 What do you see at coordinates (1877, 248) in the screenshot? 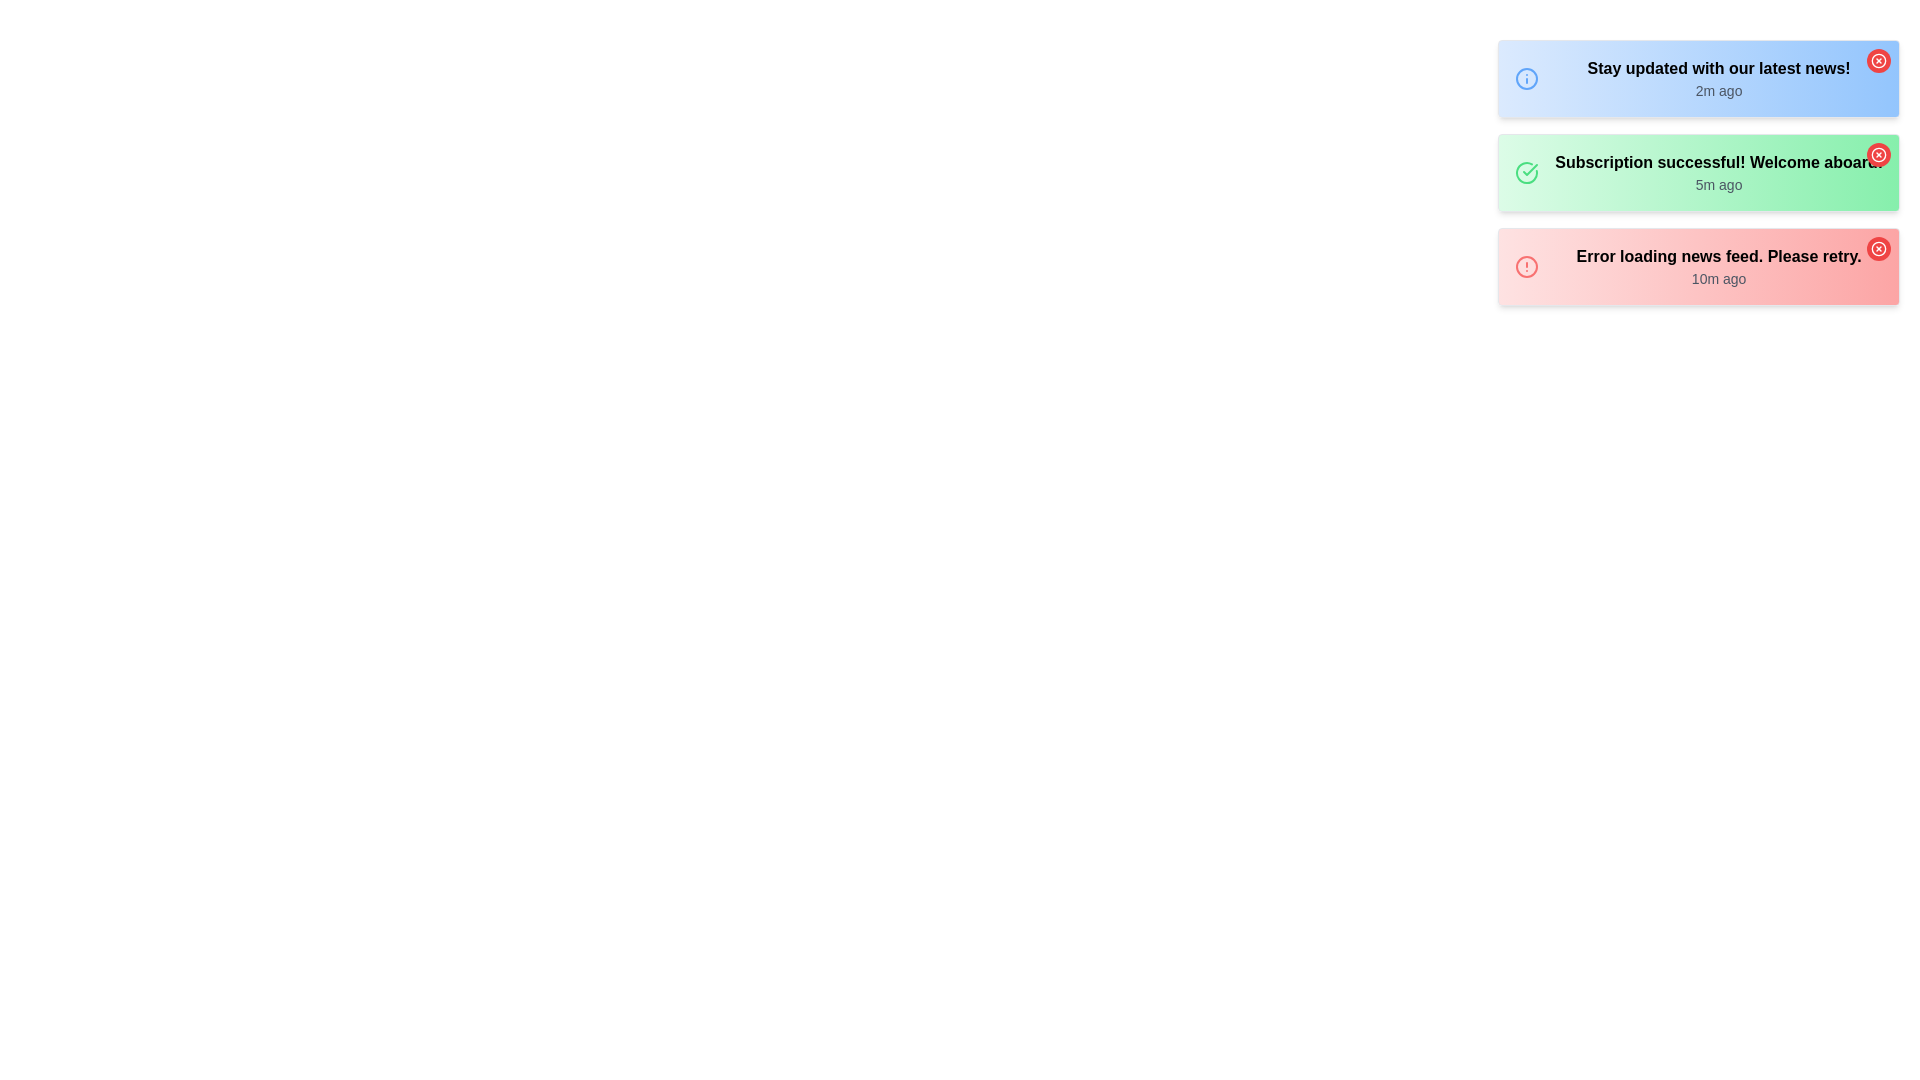
I see `the red circular button with a white 'X' symbol in the top-right corner of the error message card` at bounding box center [1877, 248].